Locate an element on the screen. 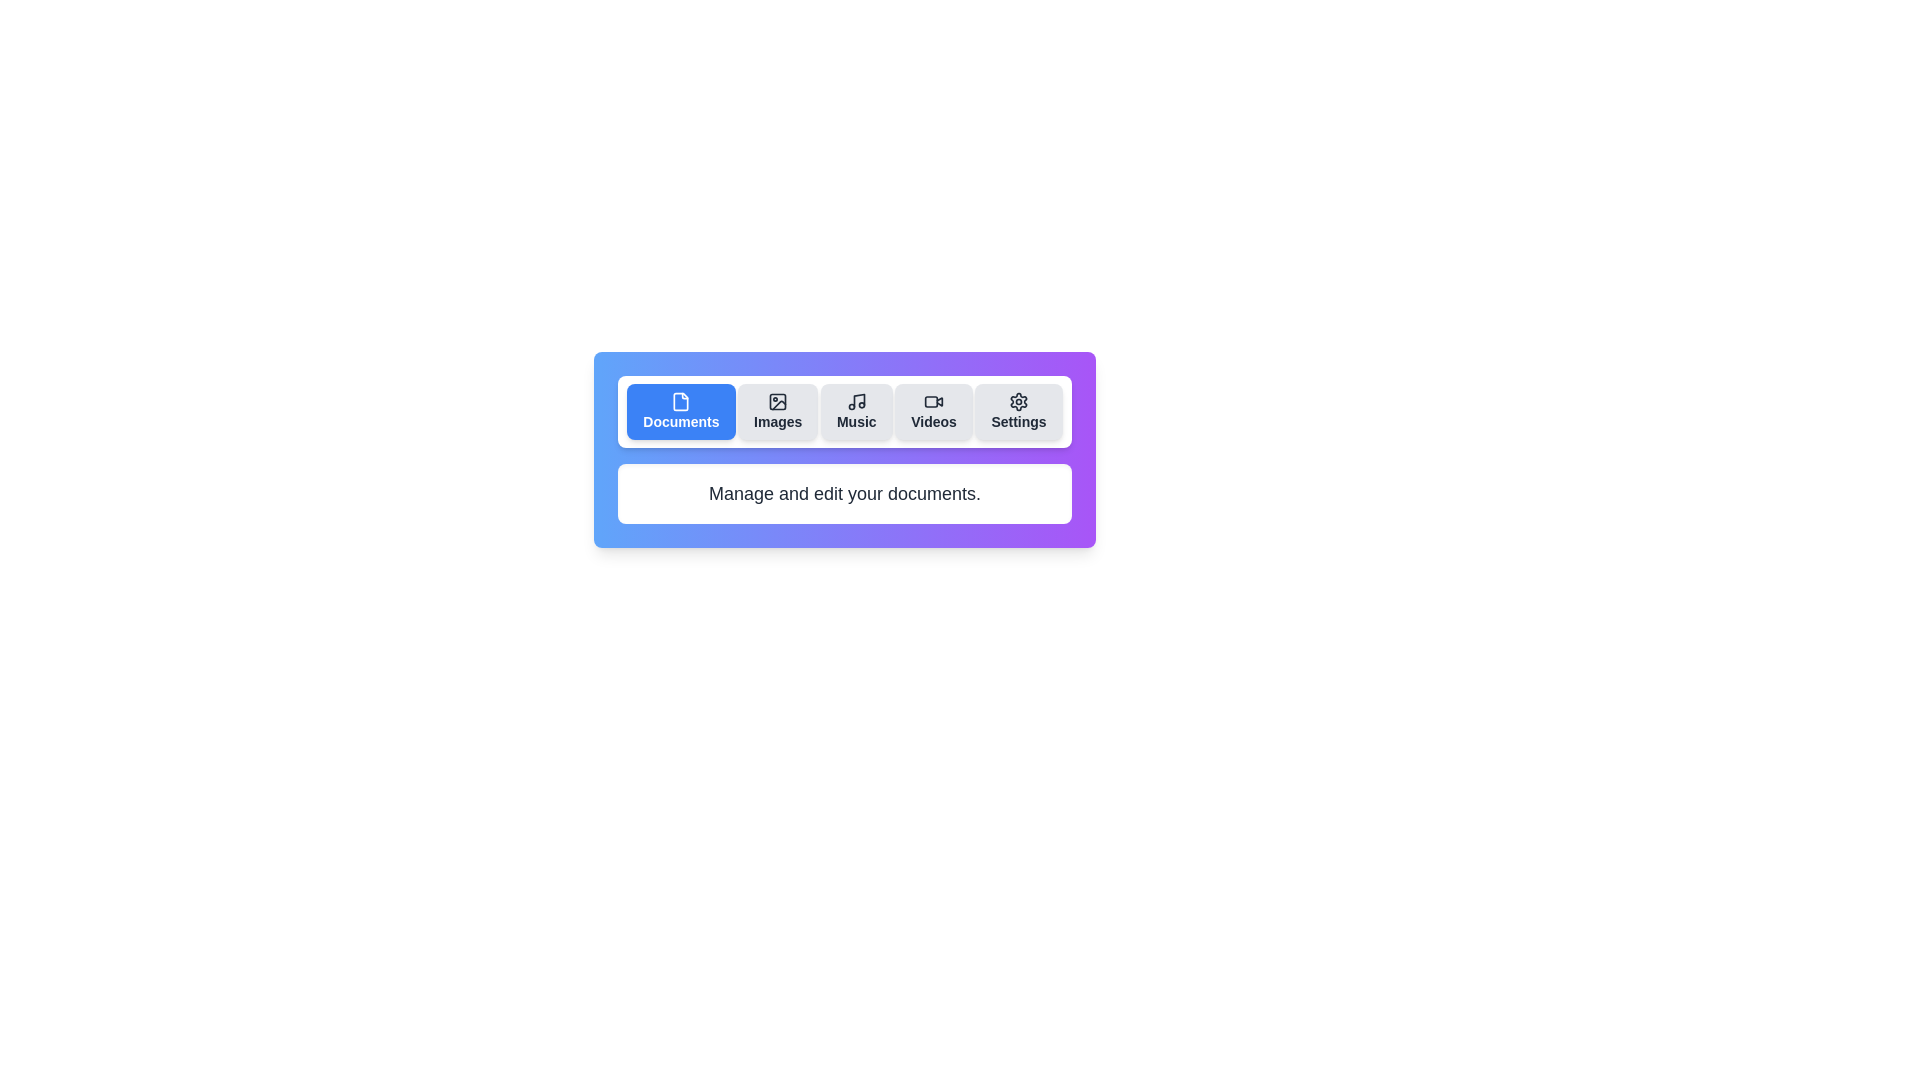  the tab labeled Documents to view its content is located at coordinates (681, 411).